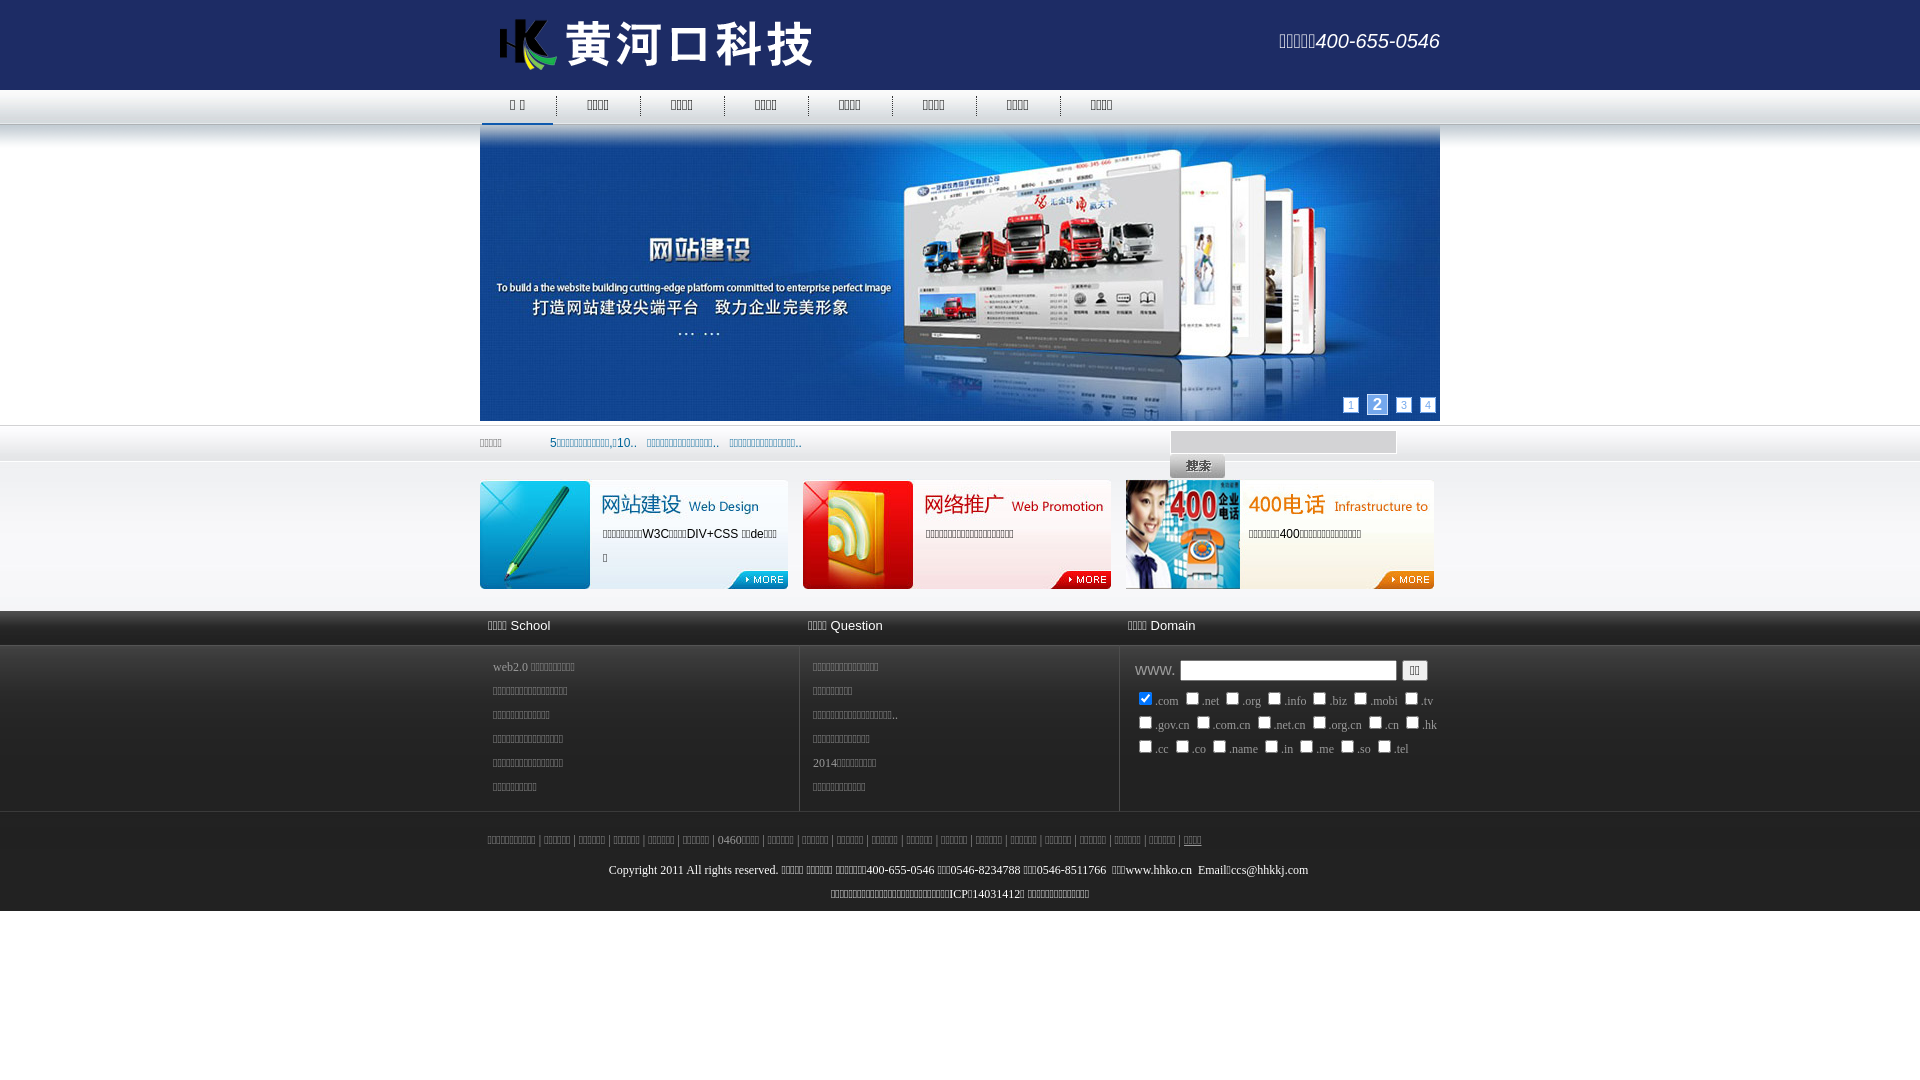 This screenshot has height=1080, width=1920. I want to click on 'ccs@hhkkj.com ', so click(1270, 869).